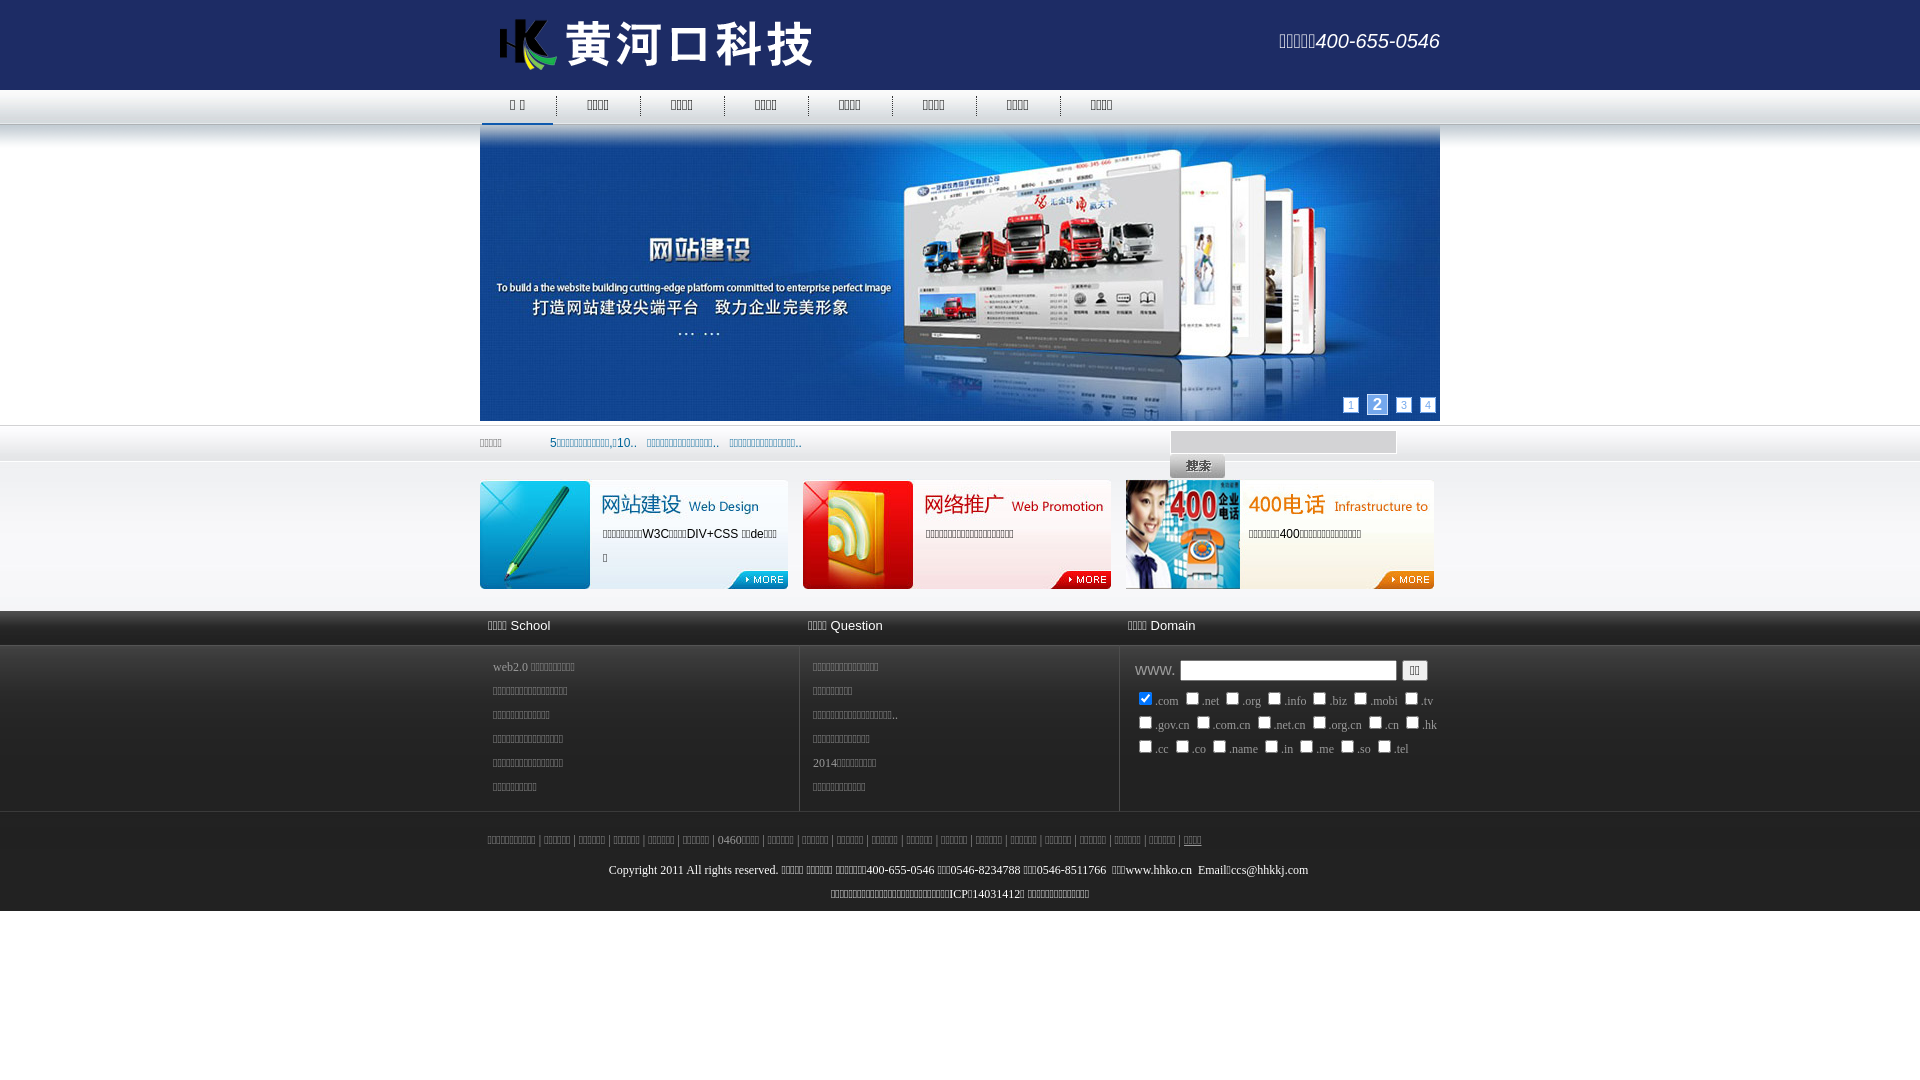 This screenshot has height=1080, width=1920. I want to click on 'ccs@hhkkj.com ', so click(1270, 869).